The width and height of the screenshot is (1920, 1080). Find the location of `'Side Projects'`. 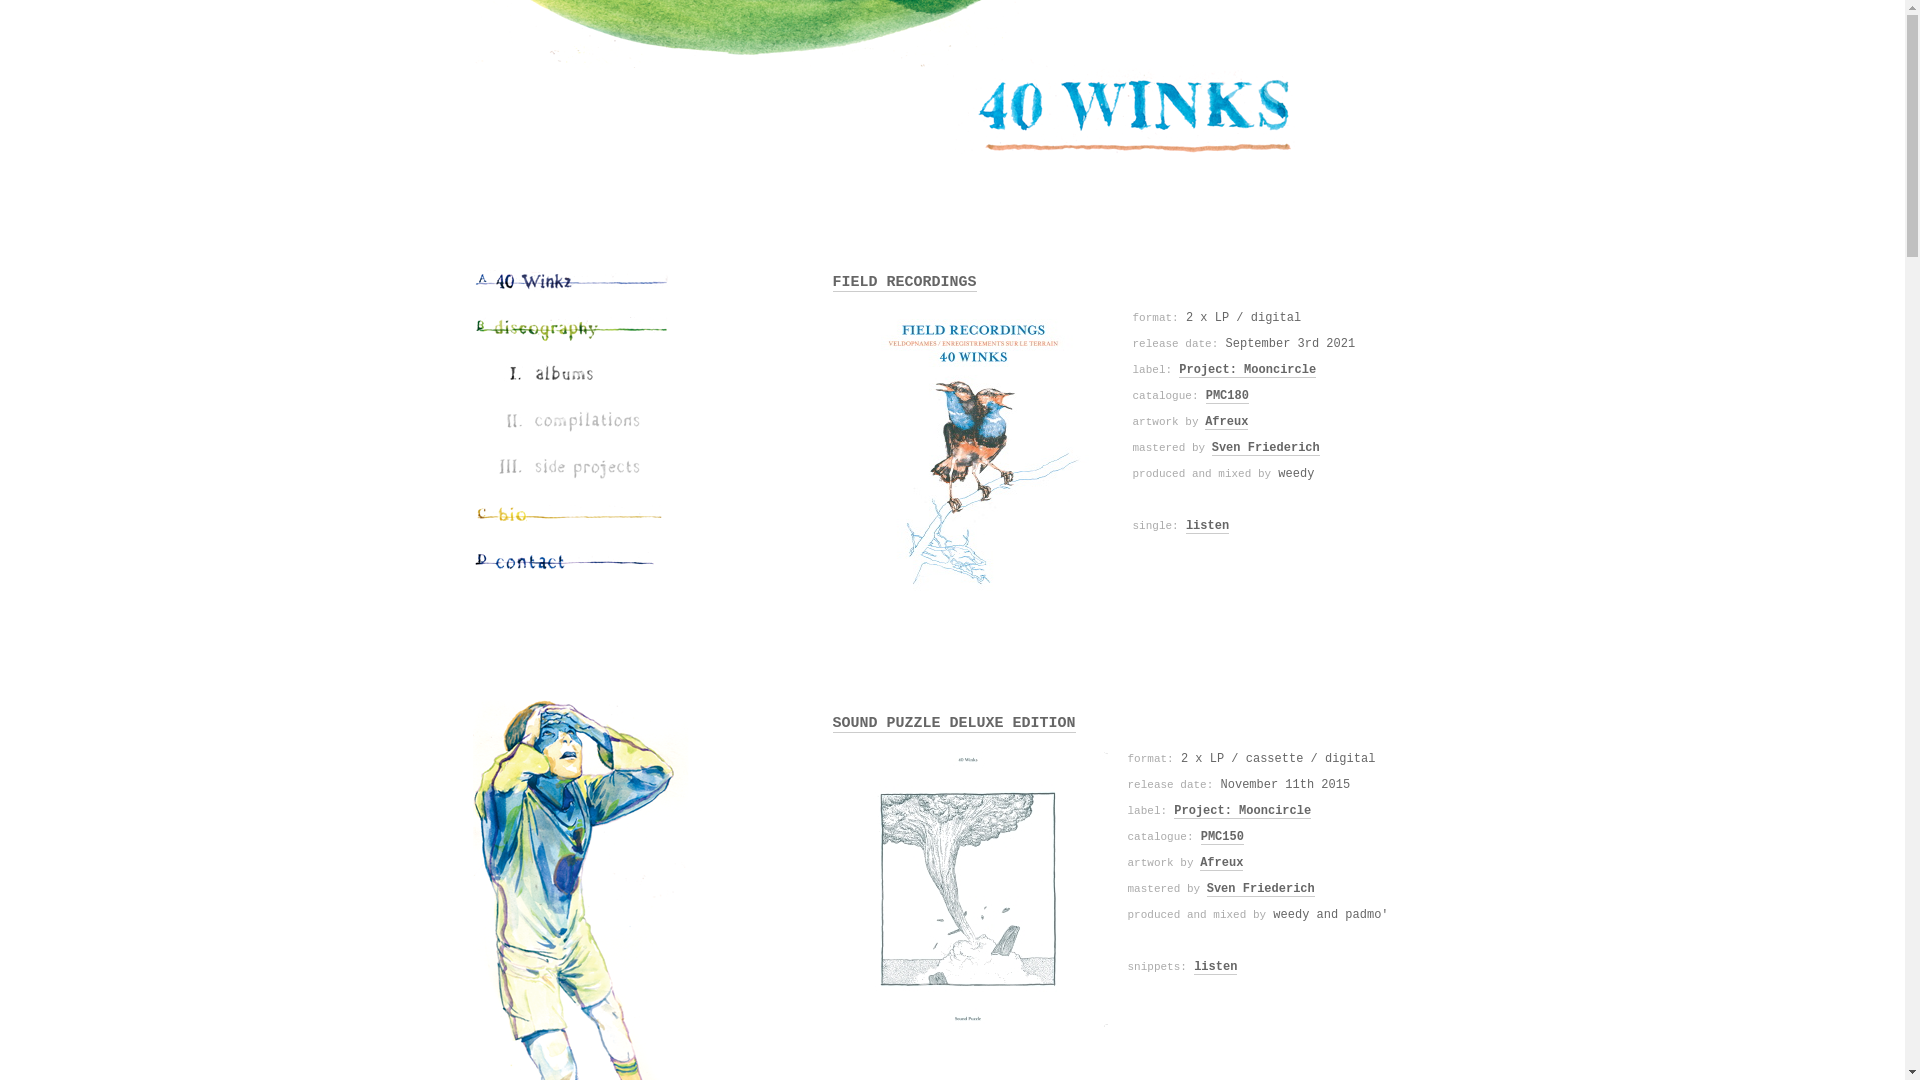

'Side Projects' is located at coordinates (494, 471).